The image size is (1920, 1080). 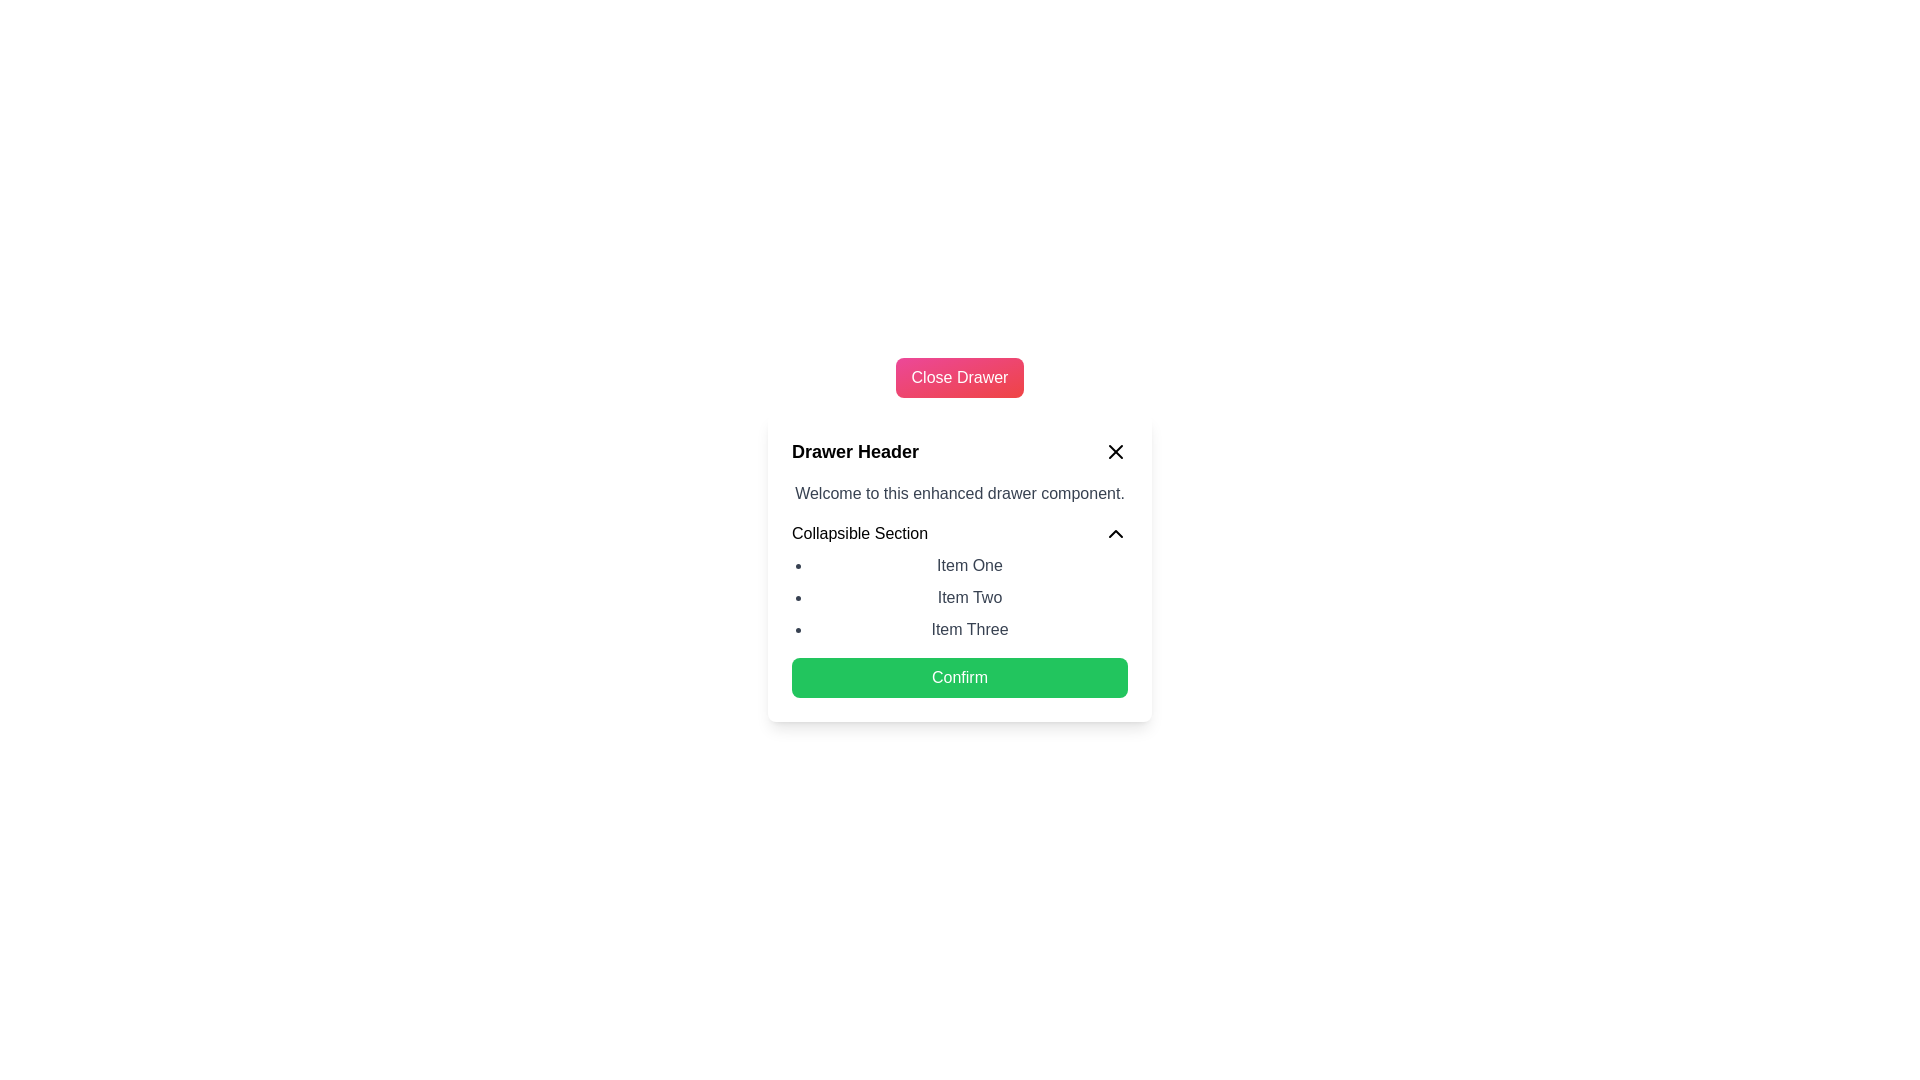 I want to click on text label positioned below the 'Drawer Header' title and above the 'Collapsible Section' within the card layout, so click(x=960, y=493).